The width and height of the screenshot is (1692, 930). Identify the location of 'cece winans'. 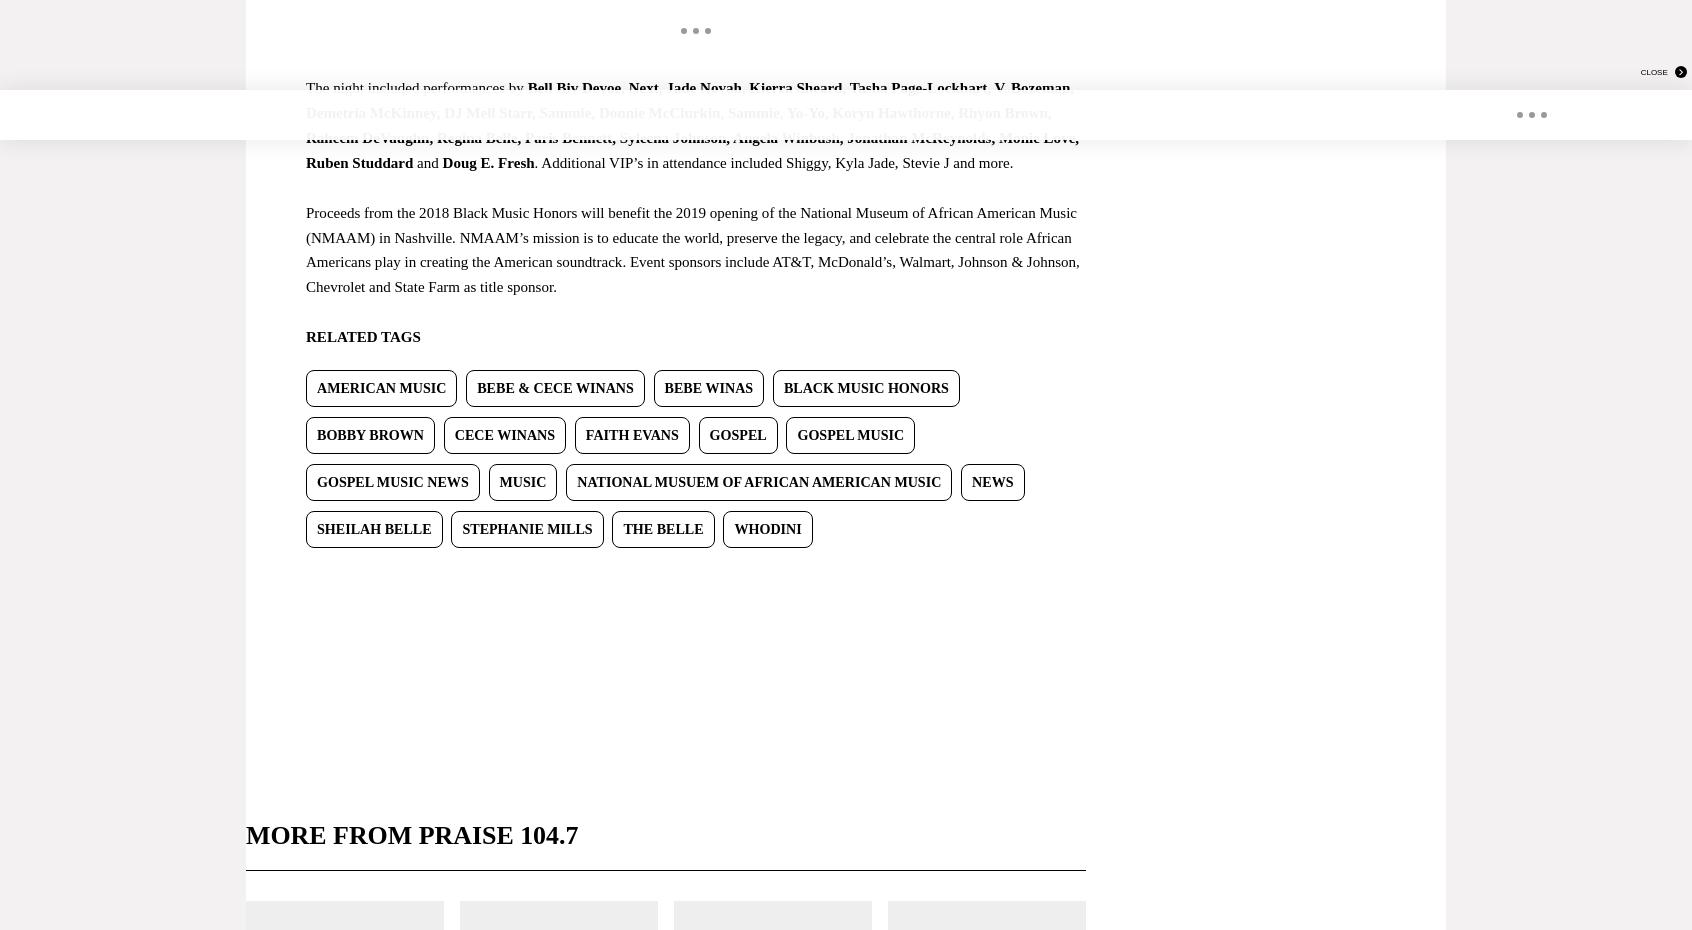
(504, 434).